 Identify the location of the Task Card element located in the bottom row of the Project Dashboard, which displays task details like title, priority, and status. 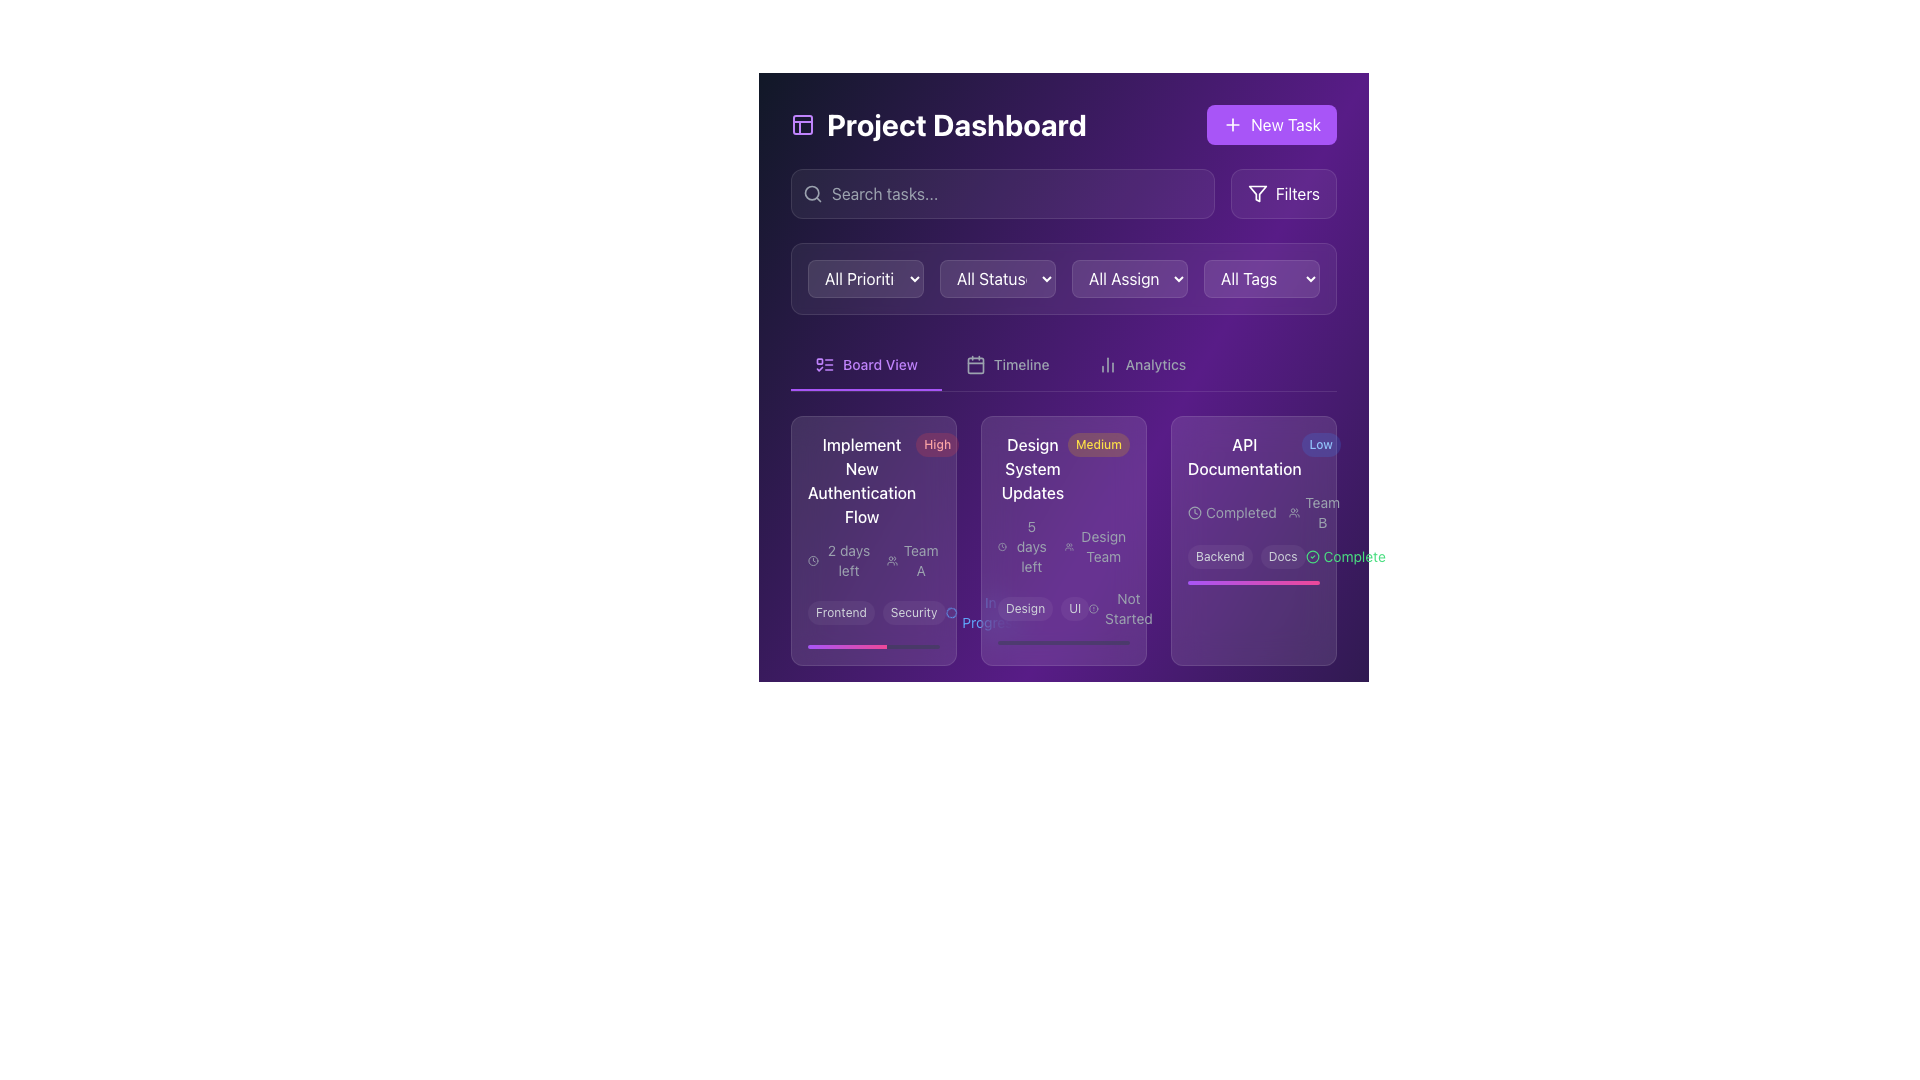
(873, 801).